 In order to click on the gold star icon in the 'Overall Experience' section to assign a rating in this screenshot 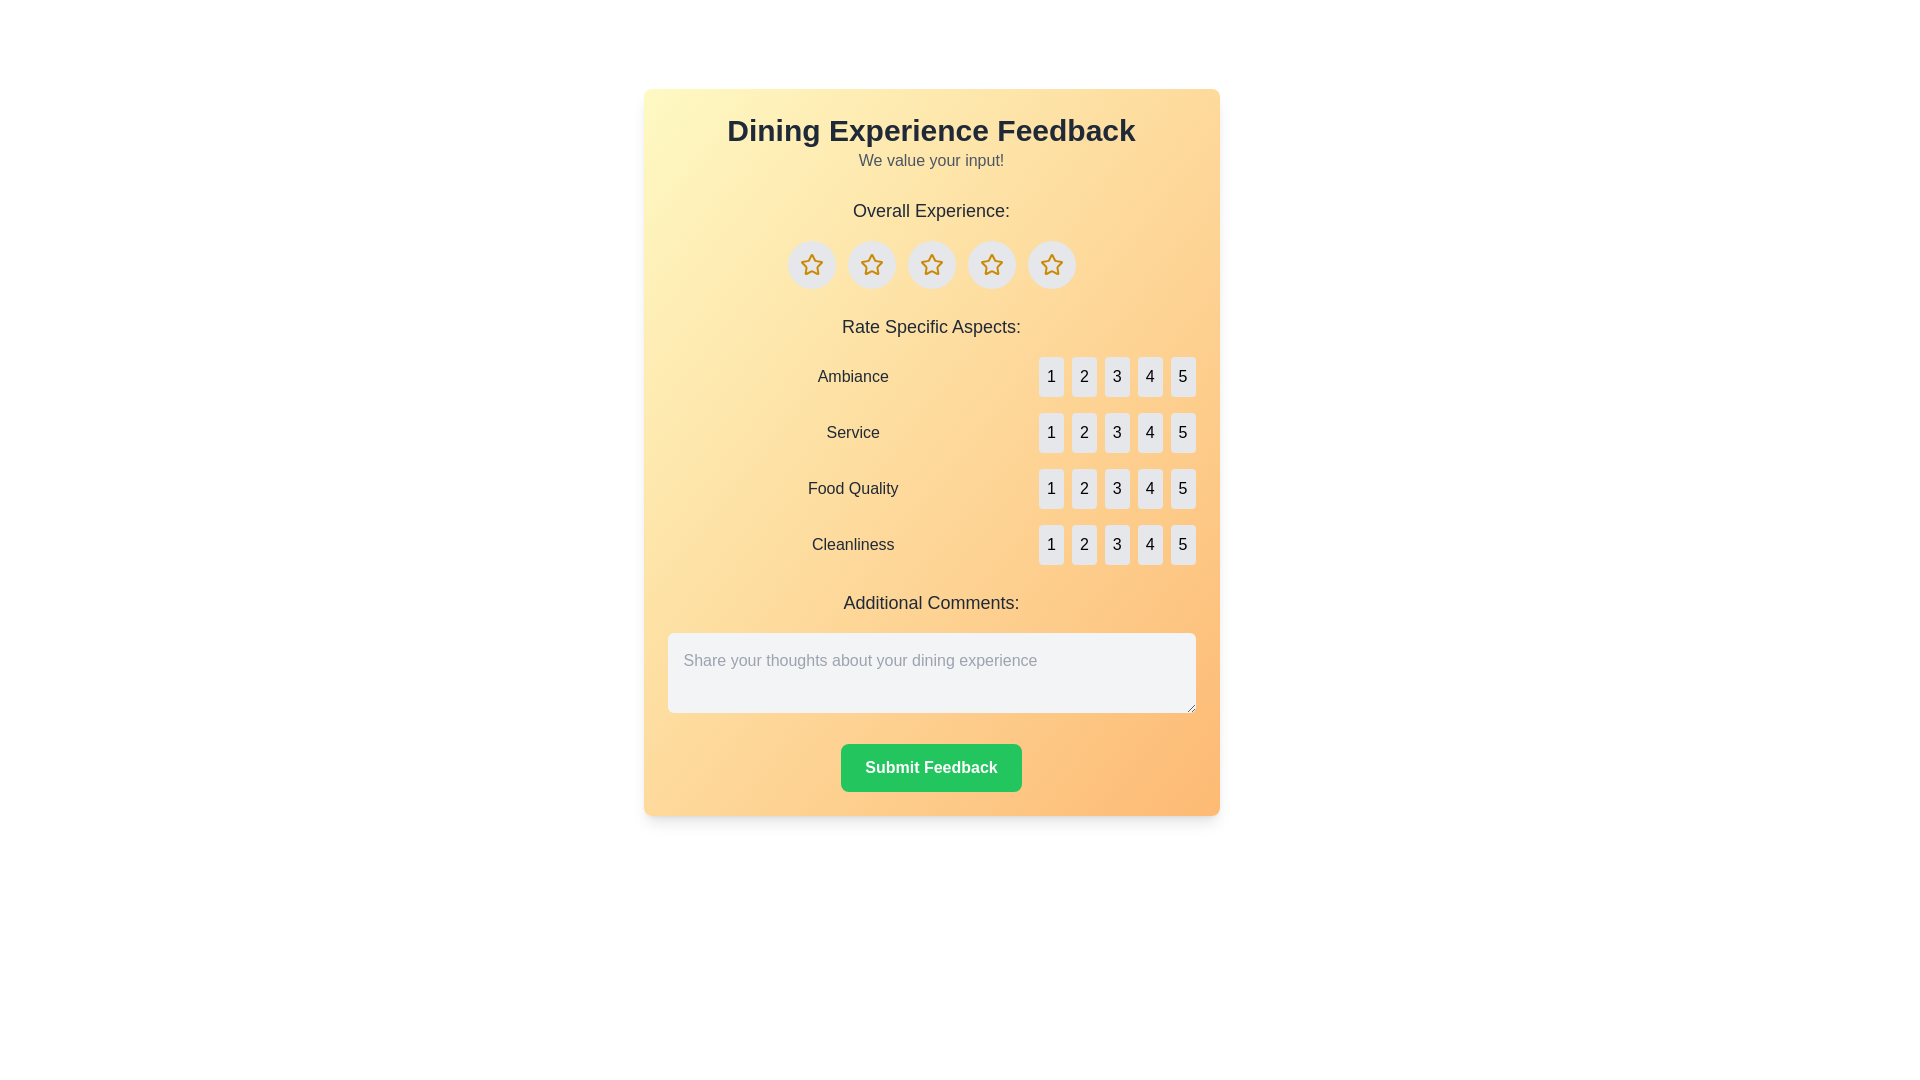, I will do `click(930, 264)`.